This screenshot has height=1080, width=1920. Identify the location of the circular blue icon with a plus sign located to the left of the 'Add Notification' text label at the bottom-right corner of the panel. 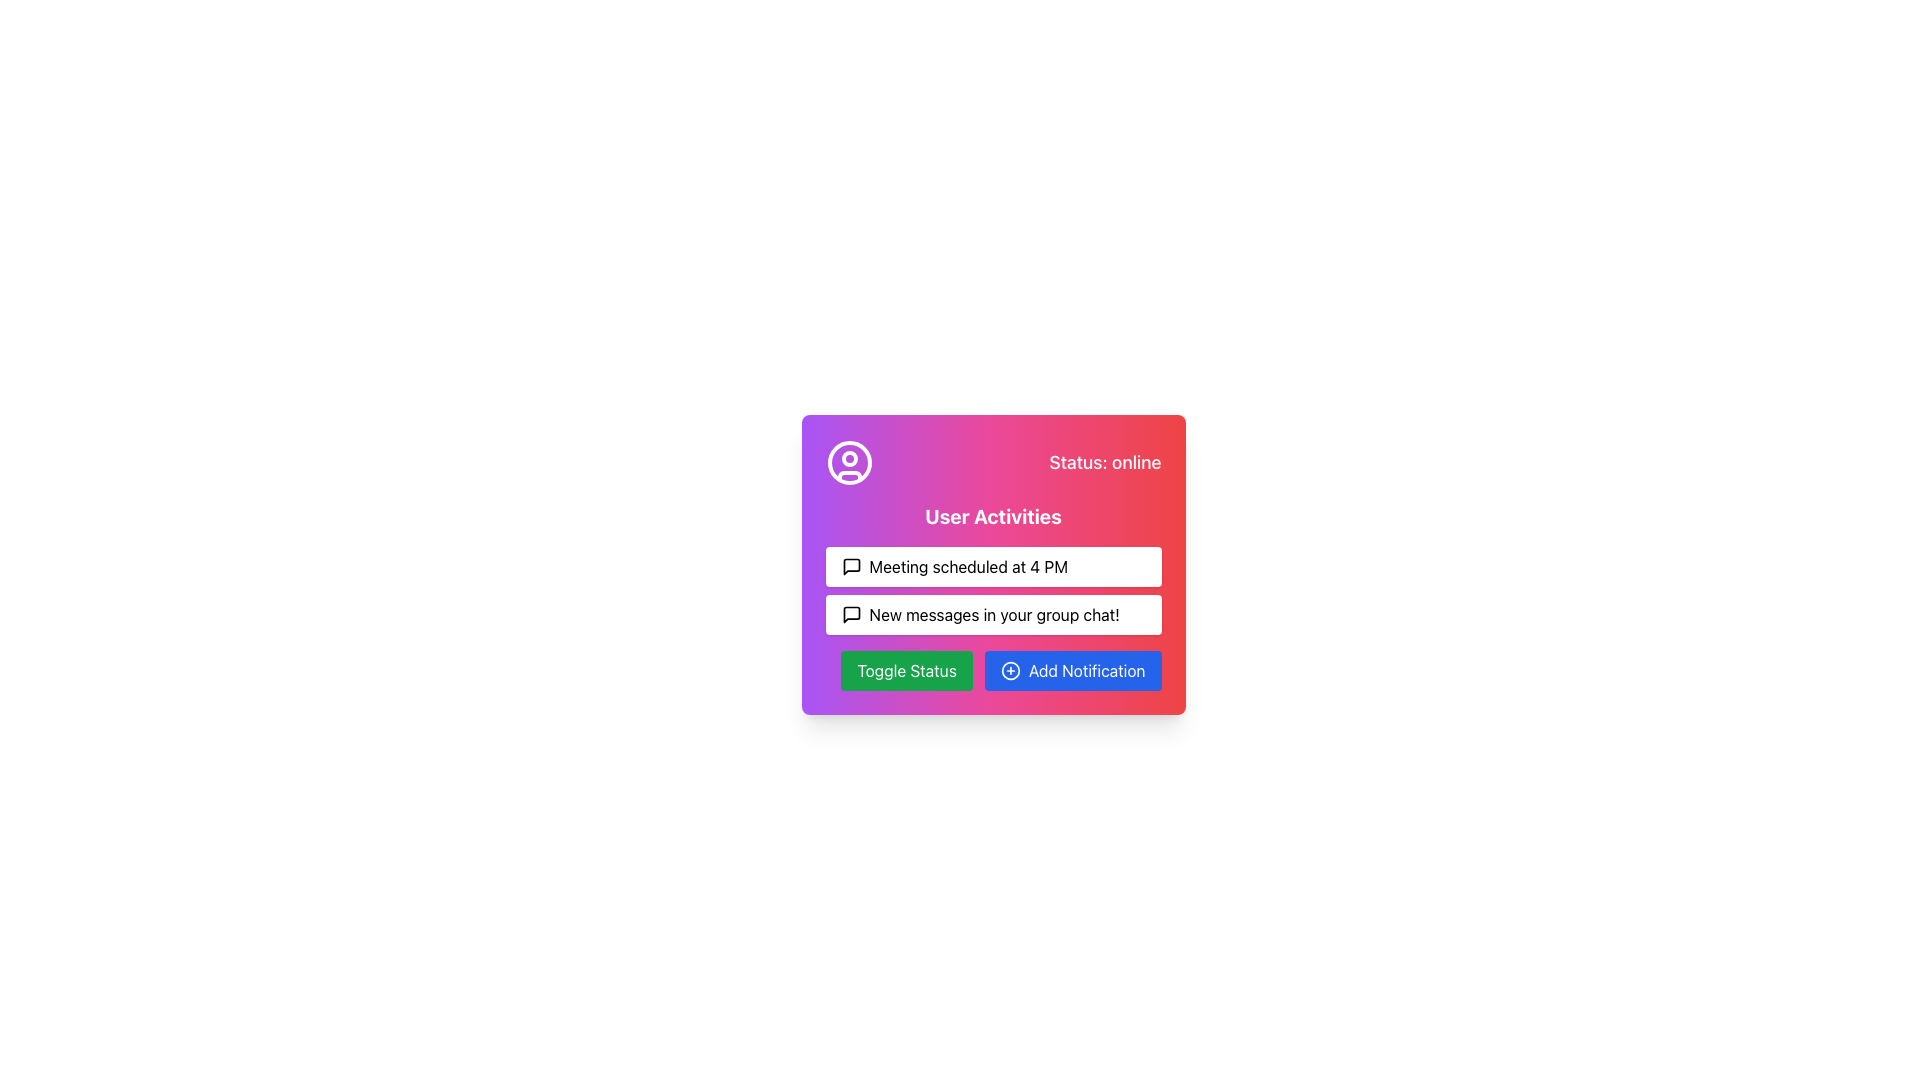
(1010, 671).